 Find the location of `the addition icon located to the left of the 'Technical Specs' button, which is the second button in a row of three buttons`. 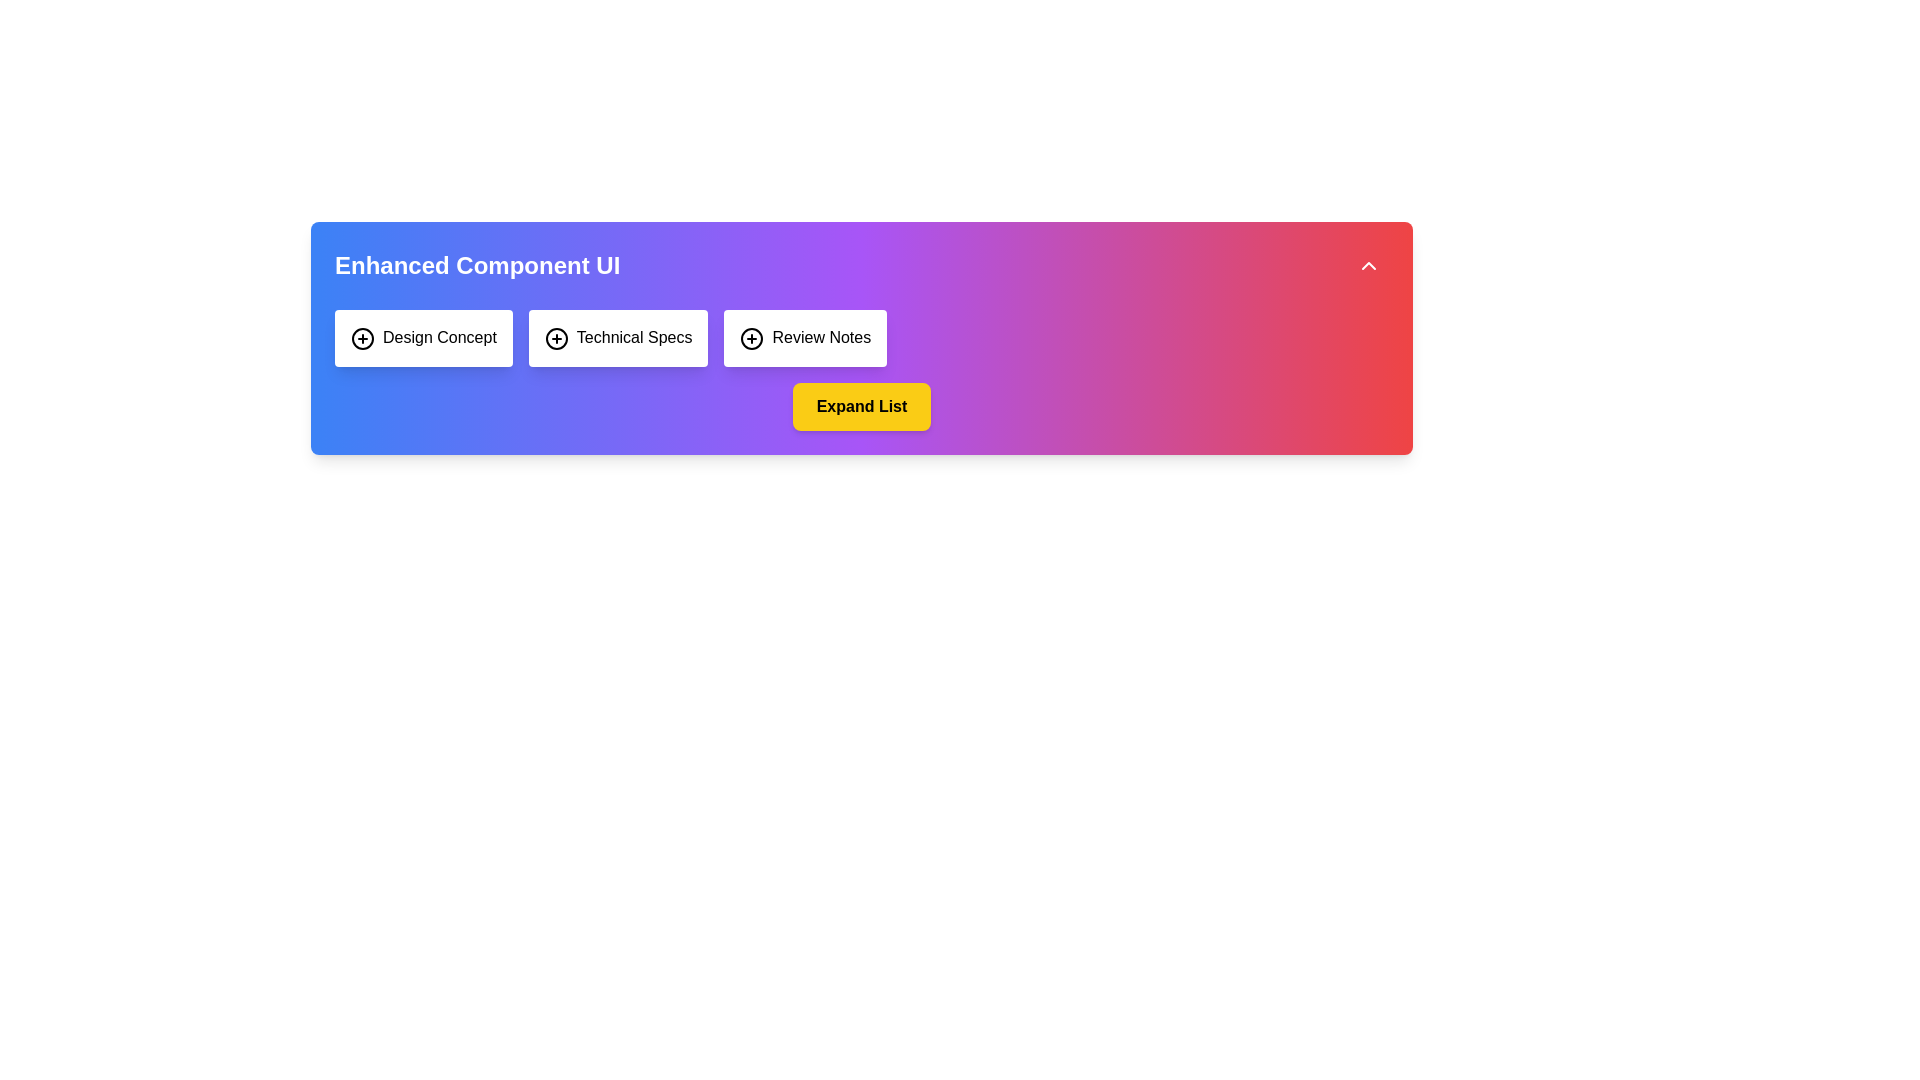

the addition icon located to the left of the 'Technical Specs' button, which is the second button in a row of three buttons is located at coordinates (556, 337).